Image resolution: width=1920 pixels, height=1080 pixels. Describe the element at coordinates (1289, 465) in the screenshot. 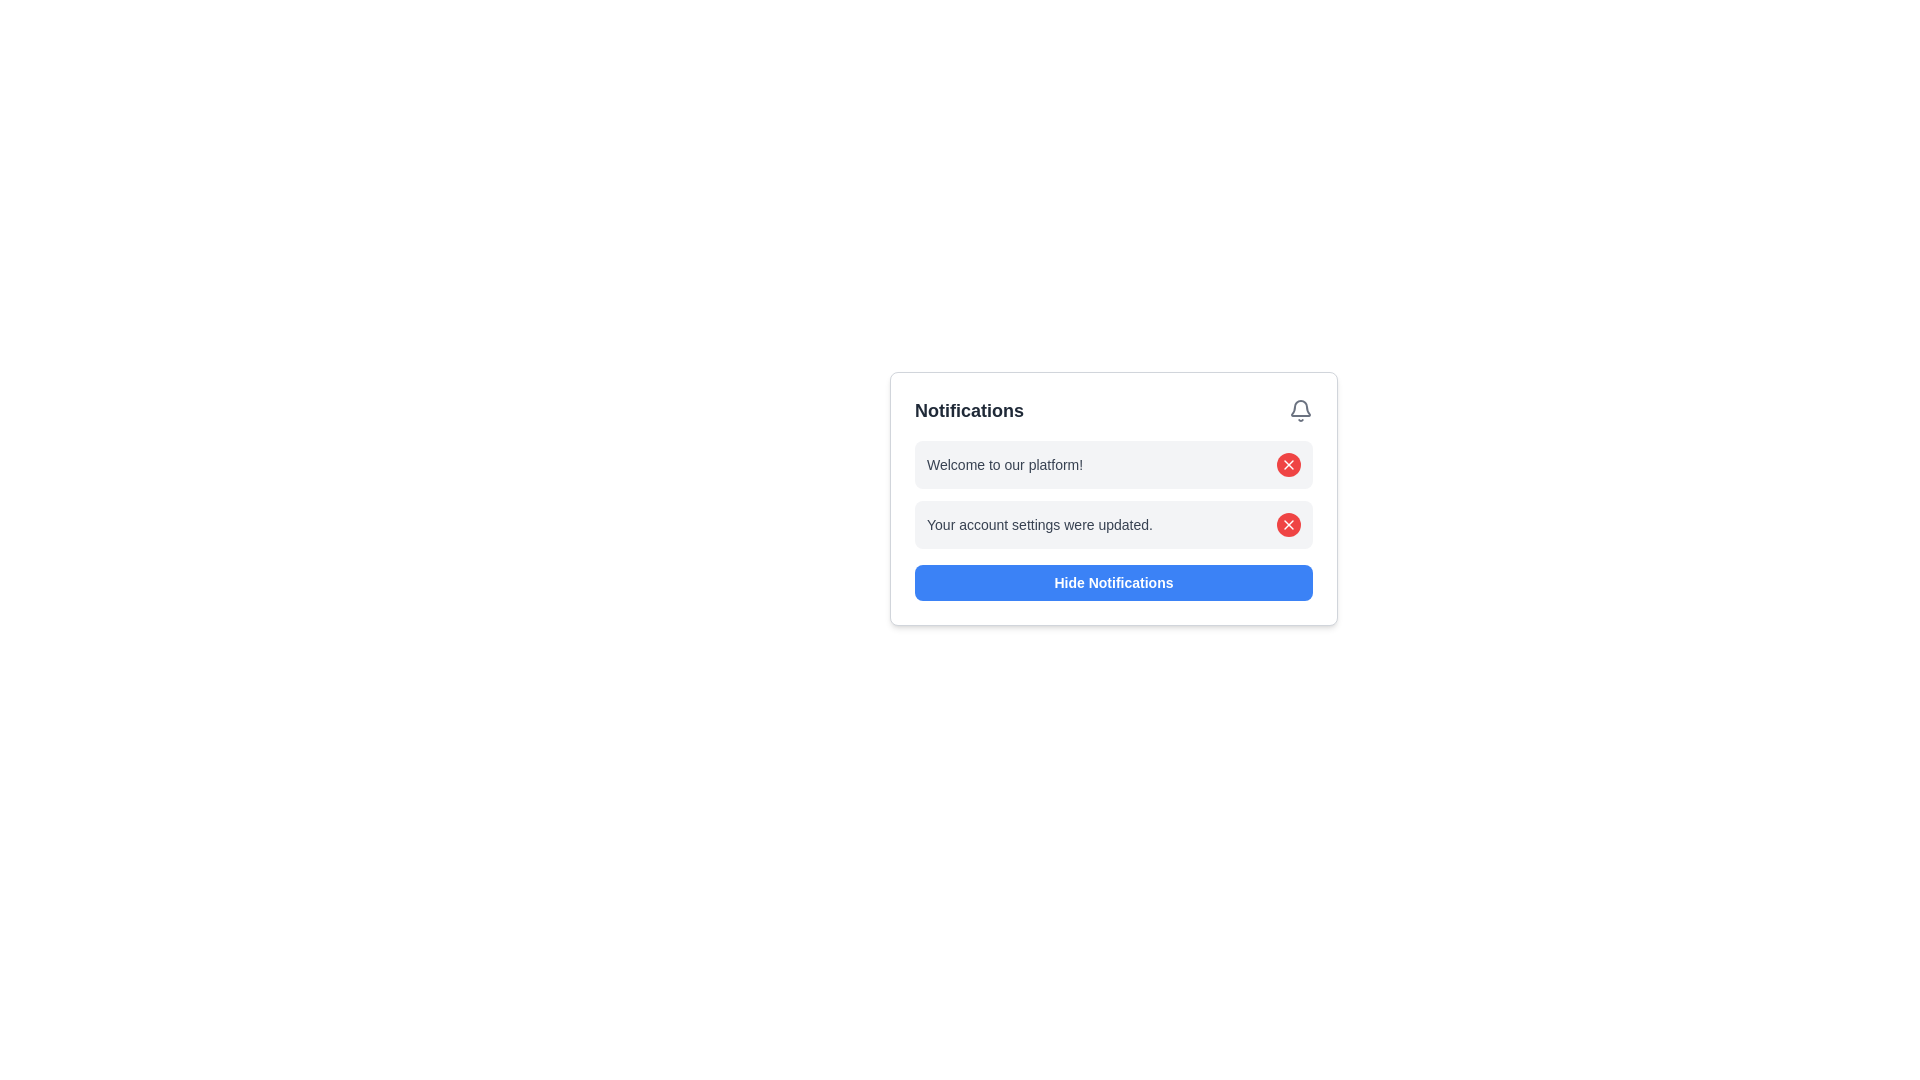

I see `the 'X' icon inside the red circular button` at that location.